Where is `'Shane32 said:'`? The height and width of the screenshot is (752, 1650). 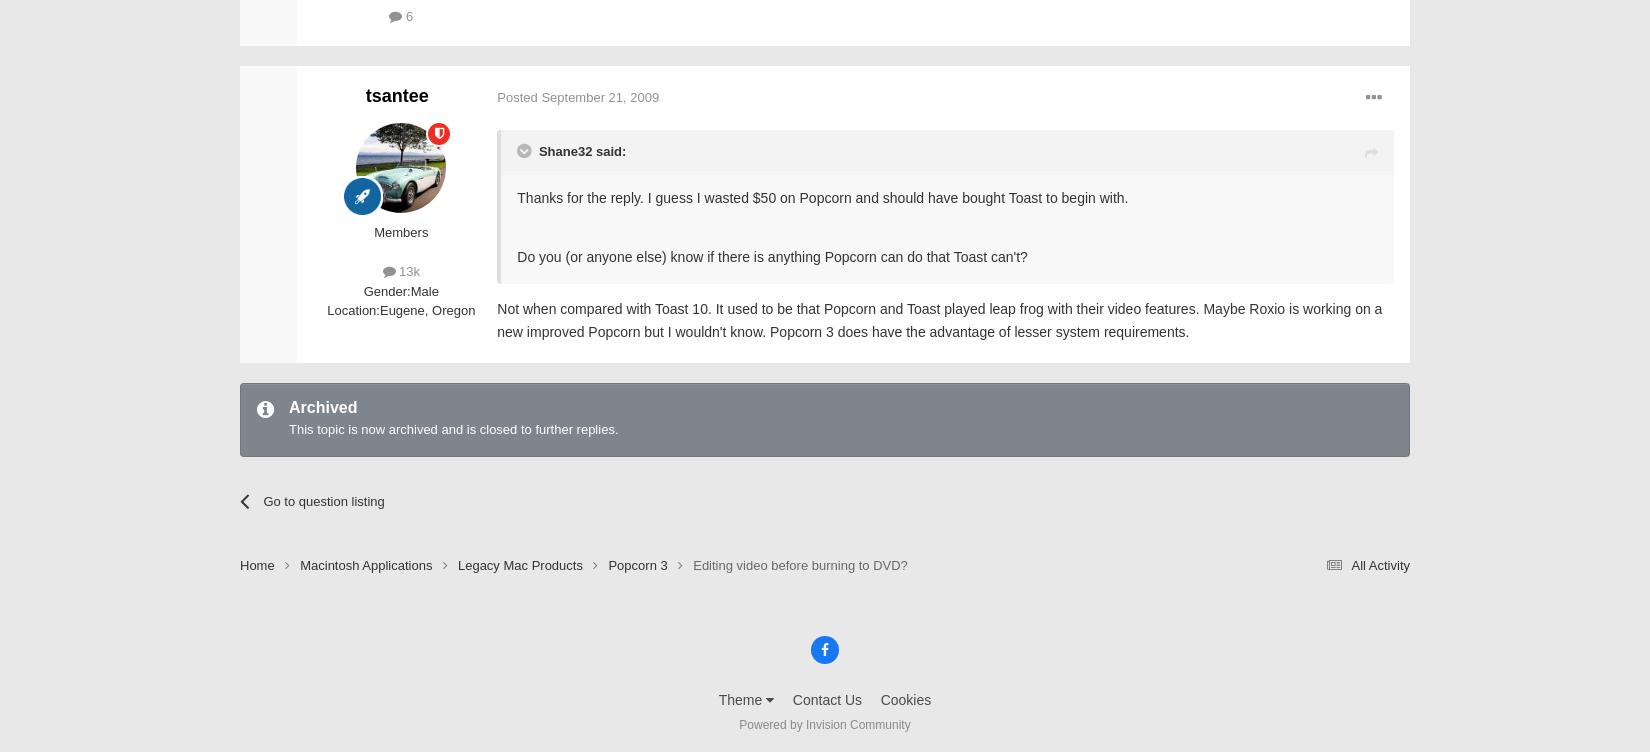 'Shane32 said:' is located at coordinates (580, 150).